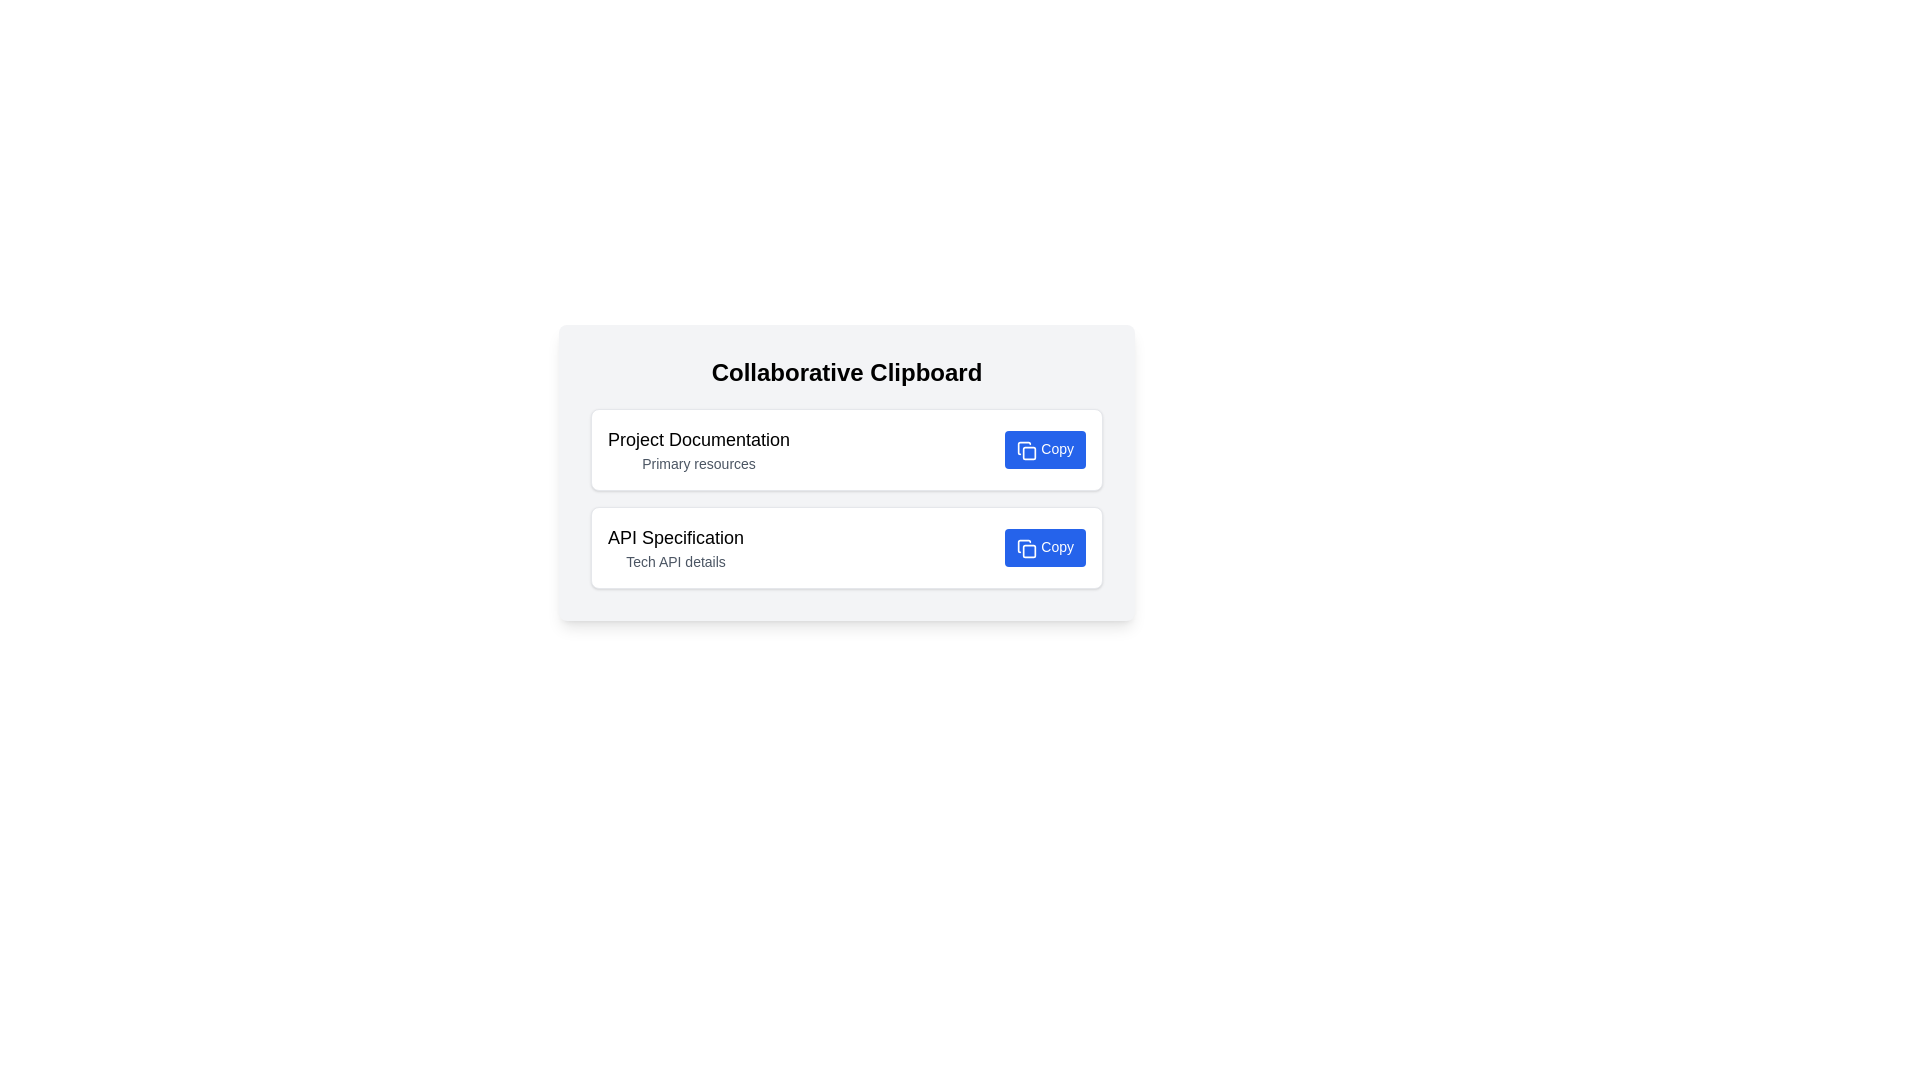 This screenshot has height=1080, width=1920. What do you see at coordinates (1029, 453) in the screenshot?
I see `the Decorative SVG rectangle located within the blue button next to the 'API Specification' text` at bounding box center [1029, 453].